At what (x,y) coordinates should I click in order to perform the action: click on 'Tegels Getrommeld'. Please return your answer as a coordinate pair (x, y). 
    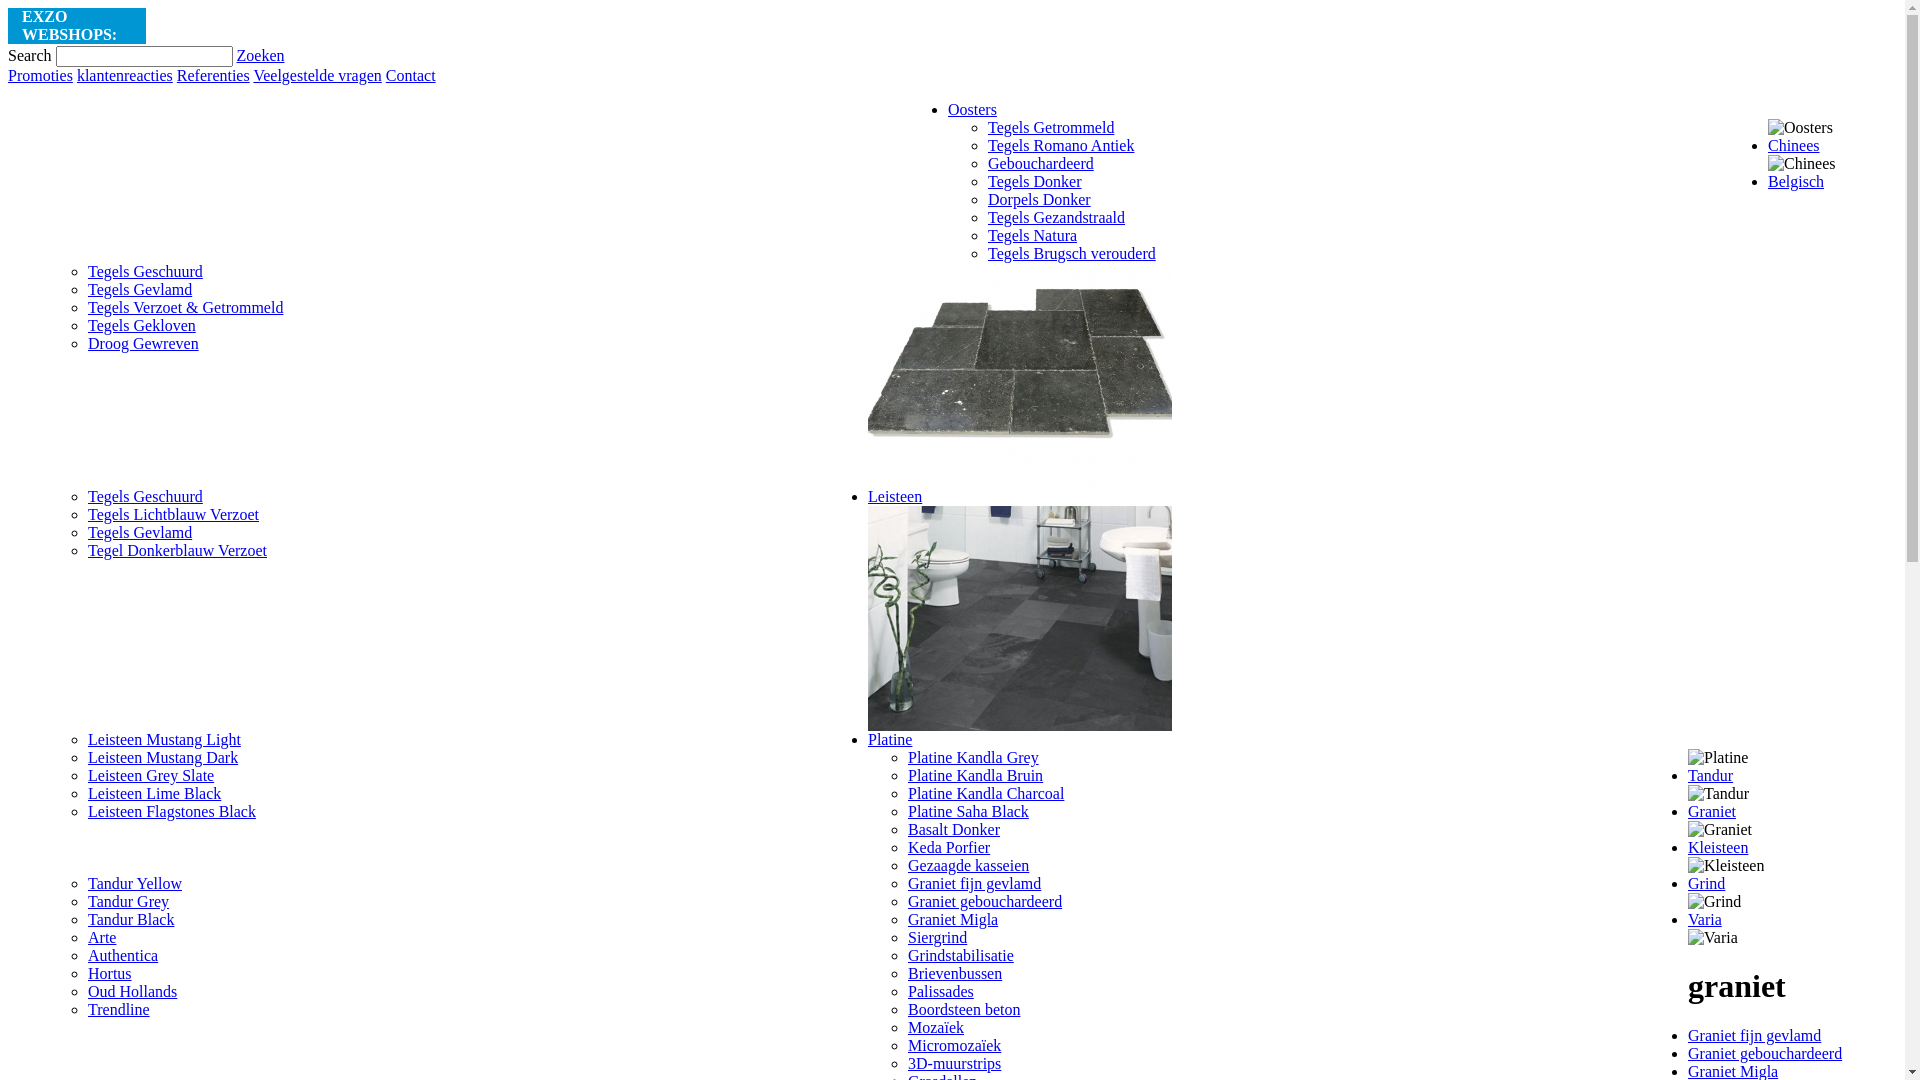
    Looking at the image, I should click on (988, 127).